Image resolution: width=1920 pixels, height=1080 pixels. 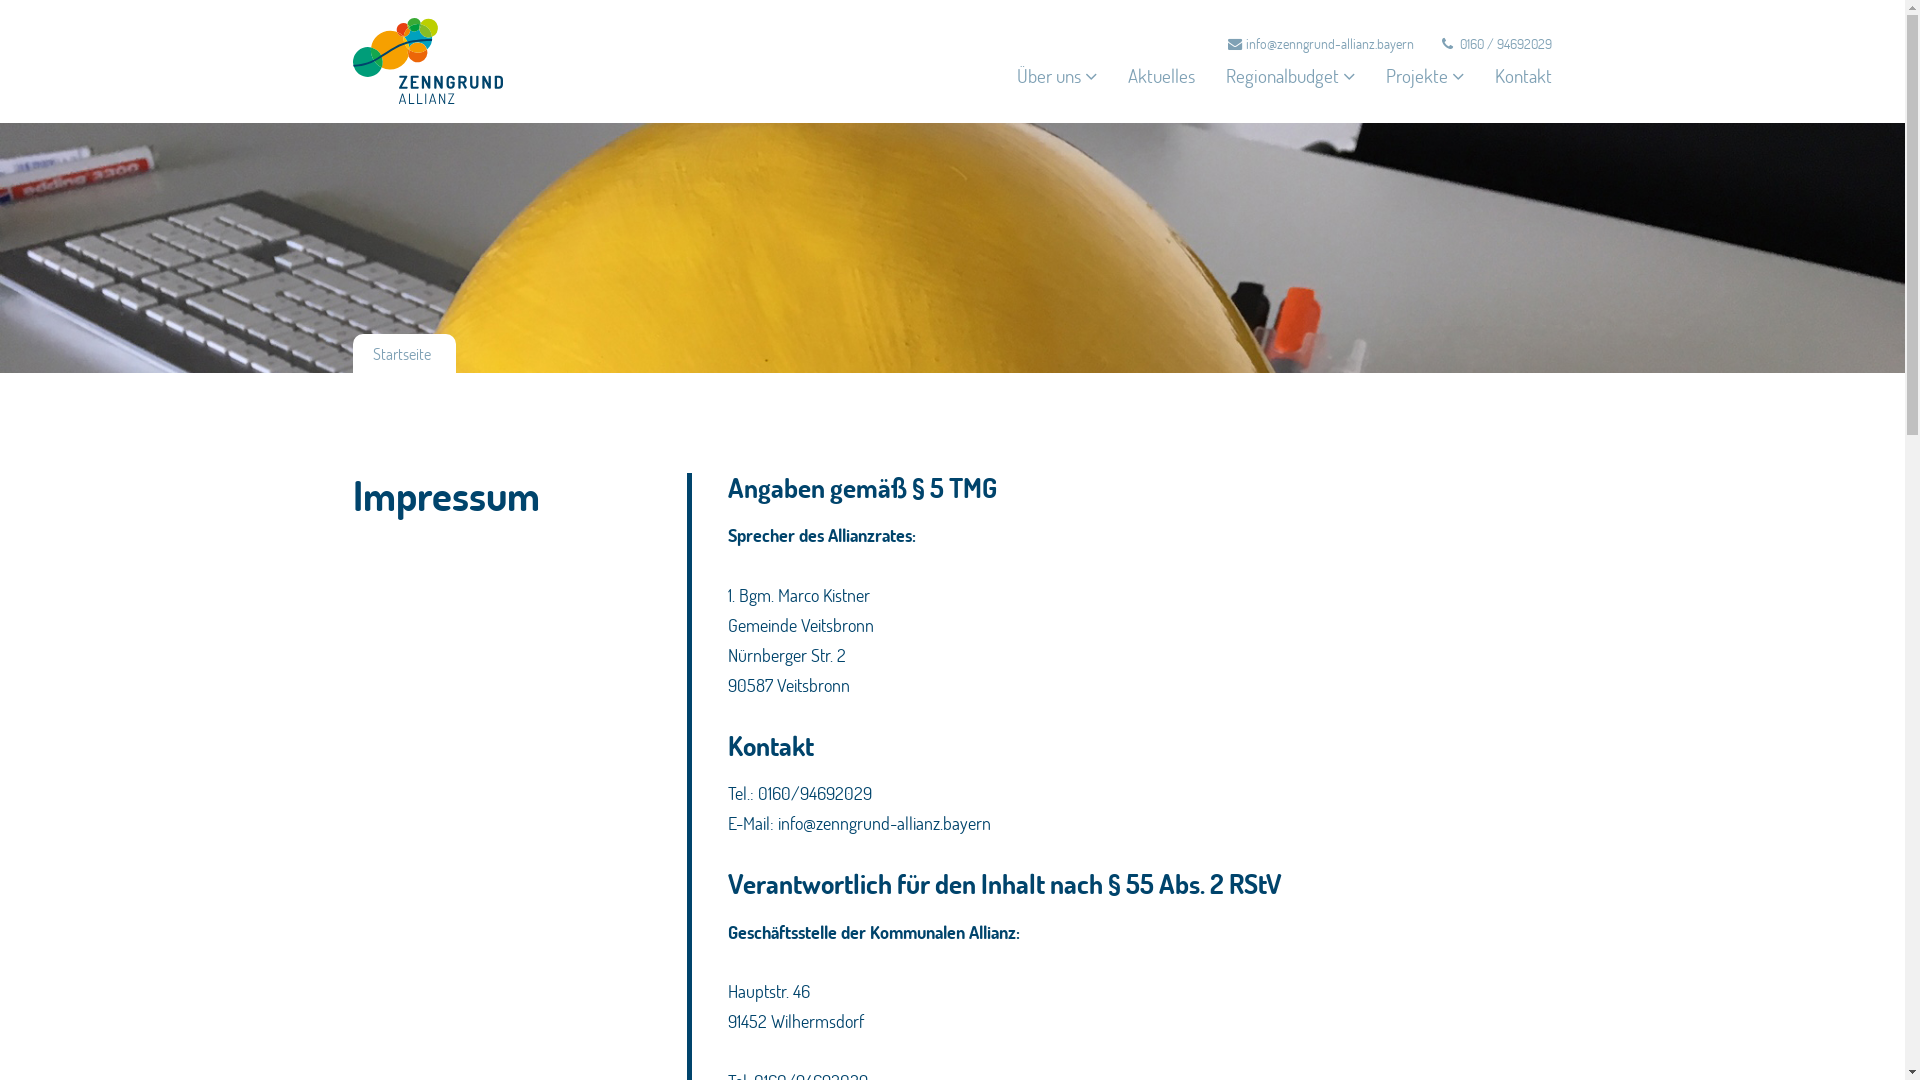 I want to click on 'info@zenngrund-allianz.bayern', so click(x=1320, y=43).